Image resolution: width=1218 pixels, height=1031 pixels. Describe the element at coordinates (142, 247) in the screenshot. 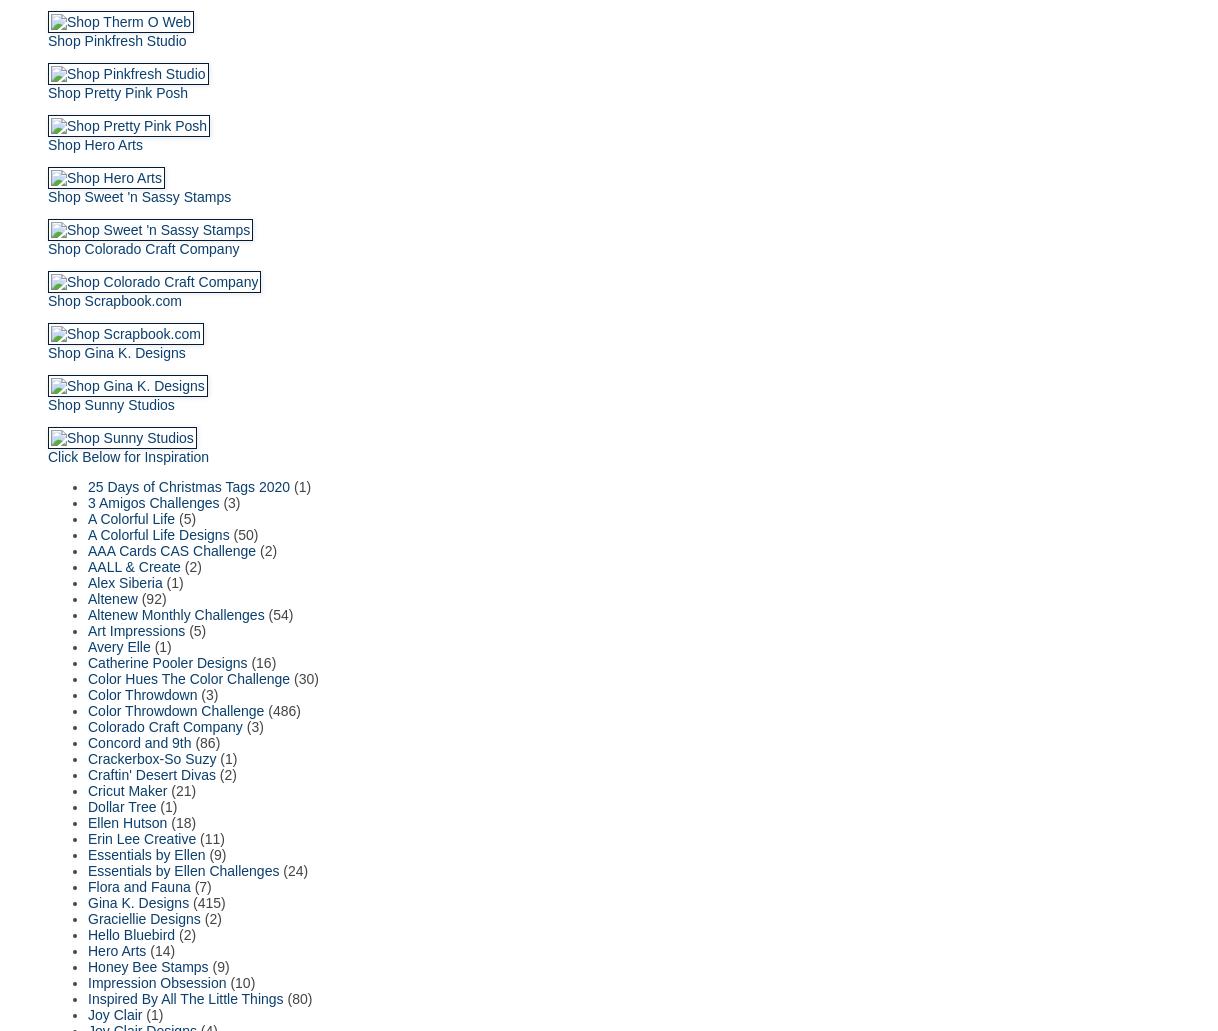

I see `'Shop Colorado Craft Company'` at that location.